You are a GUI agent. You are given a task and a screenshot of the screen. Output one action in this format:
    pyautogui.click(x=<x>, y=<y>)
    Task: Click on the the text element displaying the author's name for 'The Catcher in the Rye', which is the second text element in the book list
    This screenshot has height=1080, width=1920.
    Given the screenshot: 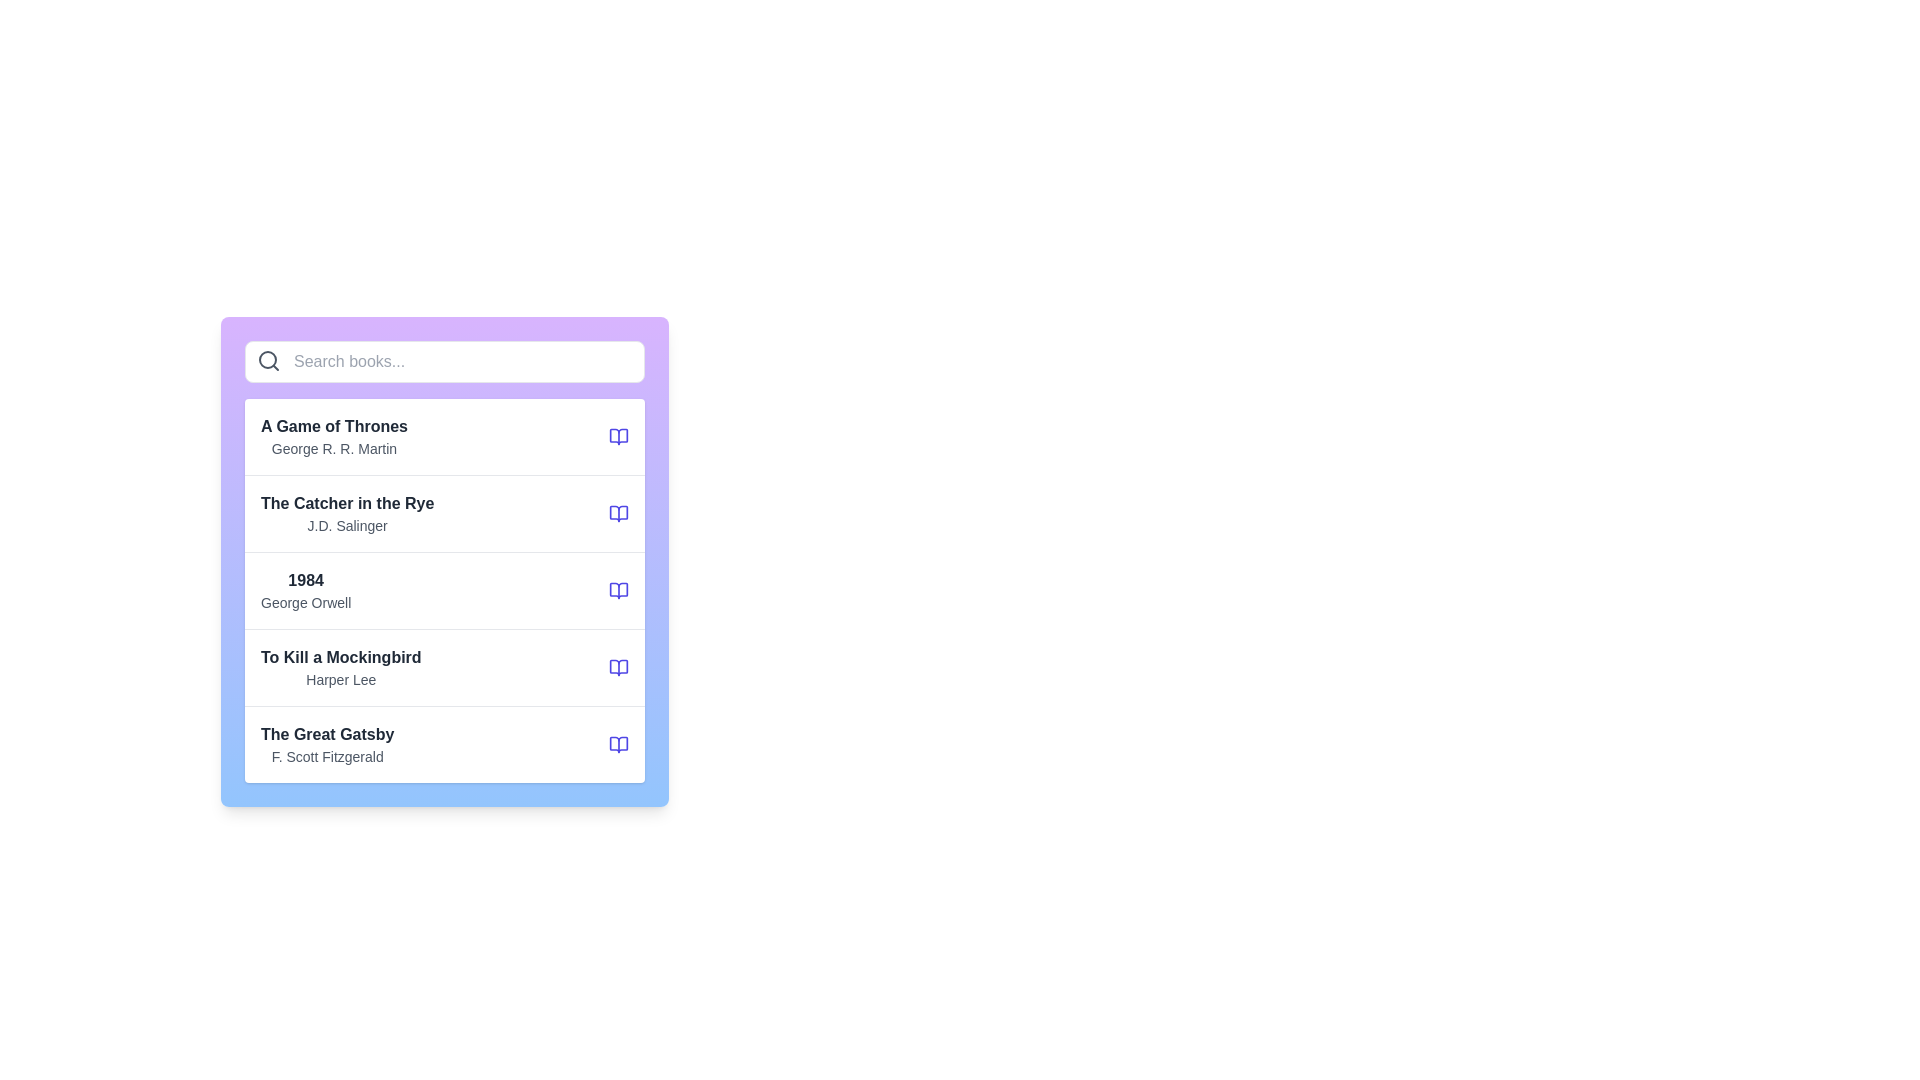 What is the action you would take?
    pyautogui.click(x=347, y=524)
    